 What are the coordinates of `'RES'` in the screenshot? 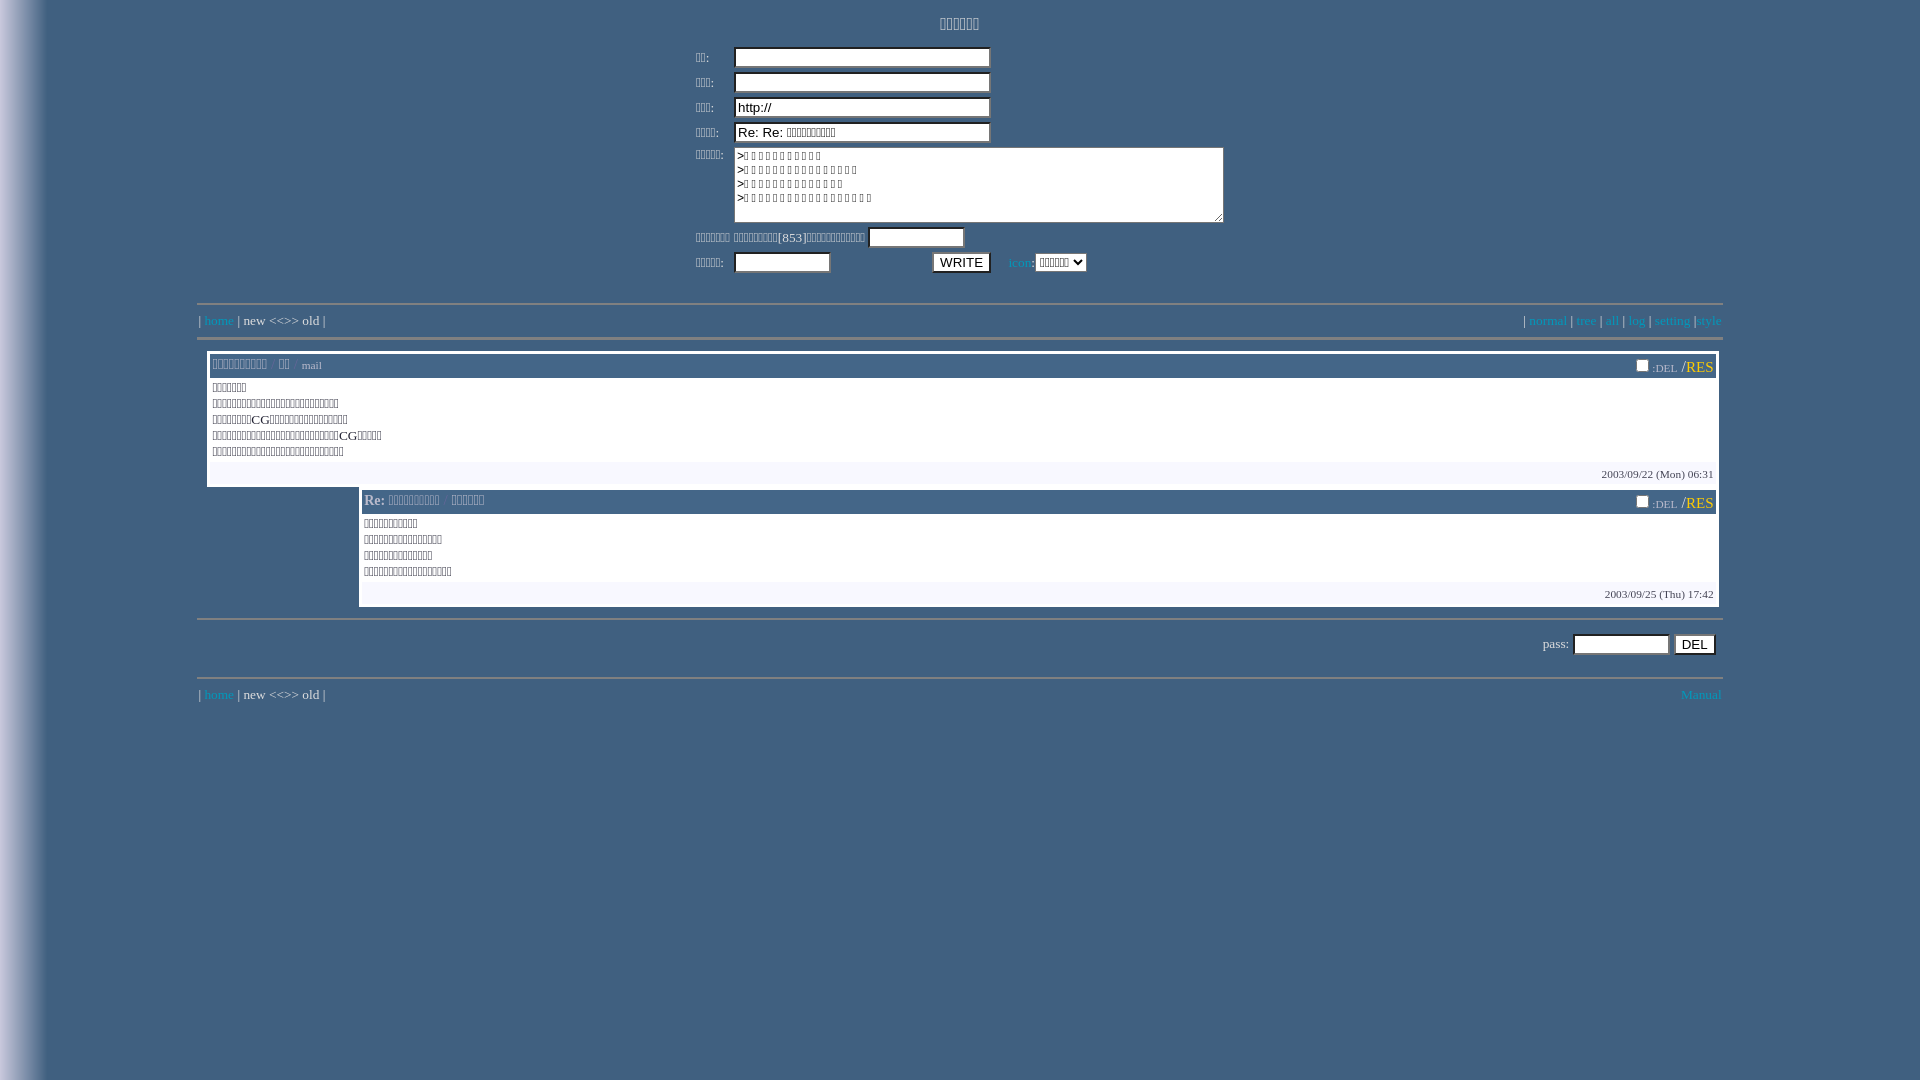 It's located at (1698, 366).